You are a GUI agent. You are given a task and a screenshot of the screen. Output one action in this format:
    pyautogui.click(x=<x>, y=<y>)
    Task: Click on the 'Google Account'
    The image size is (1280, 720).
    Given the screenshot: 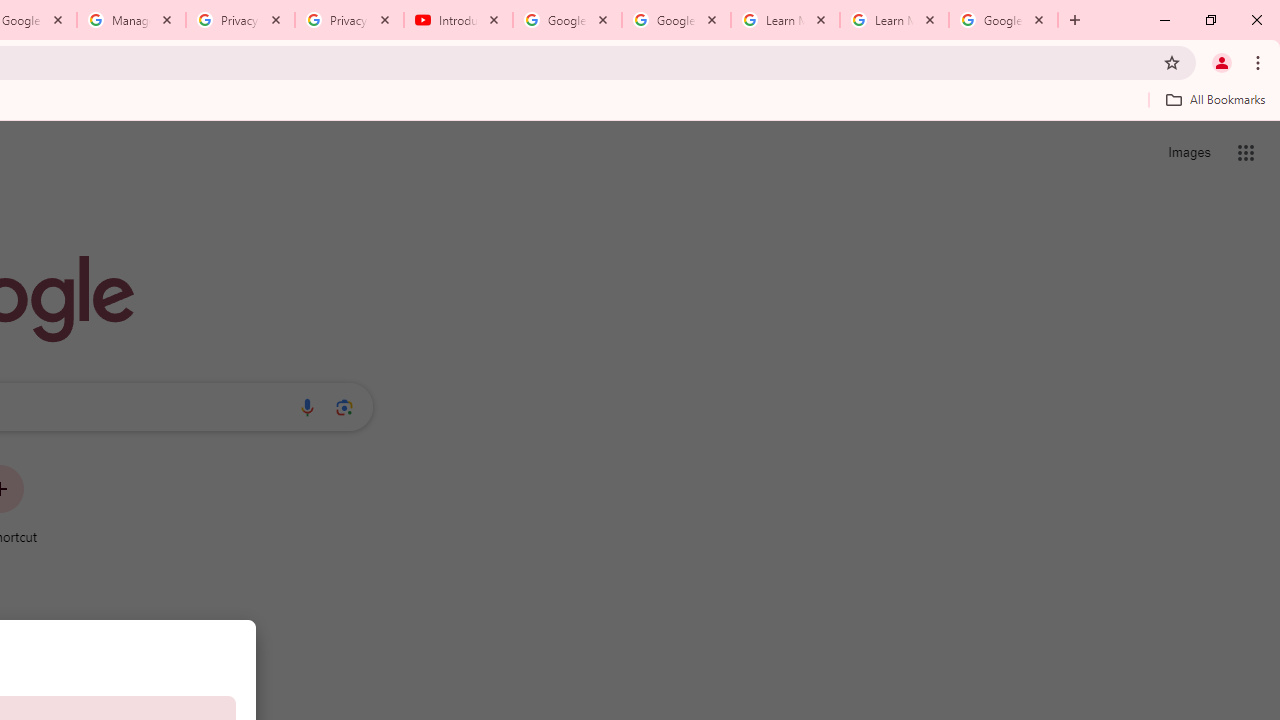 What is the action you would take?
    pyautogui.click(x=1003, y=20)
    